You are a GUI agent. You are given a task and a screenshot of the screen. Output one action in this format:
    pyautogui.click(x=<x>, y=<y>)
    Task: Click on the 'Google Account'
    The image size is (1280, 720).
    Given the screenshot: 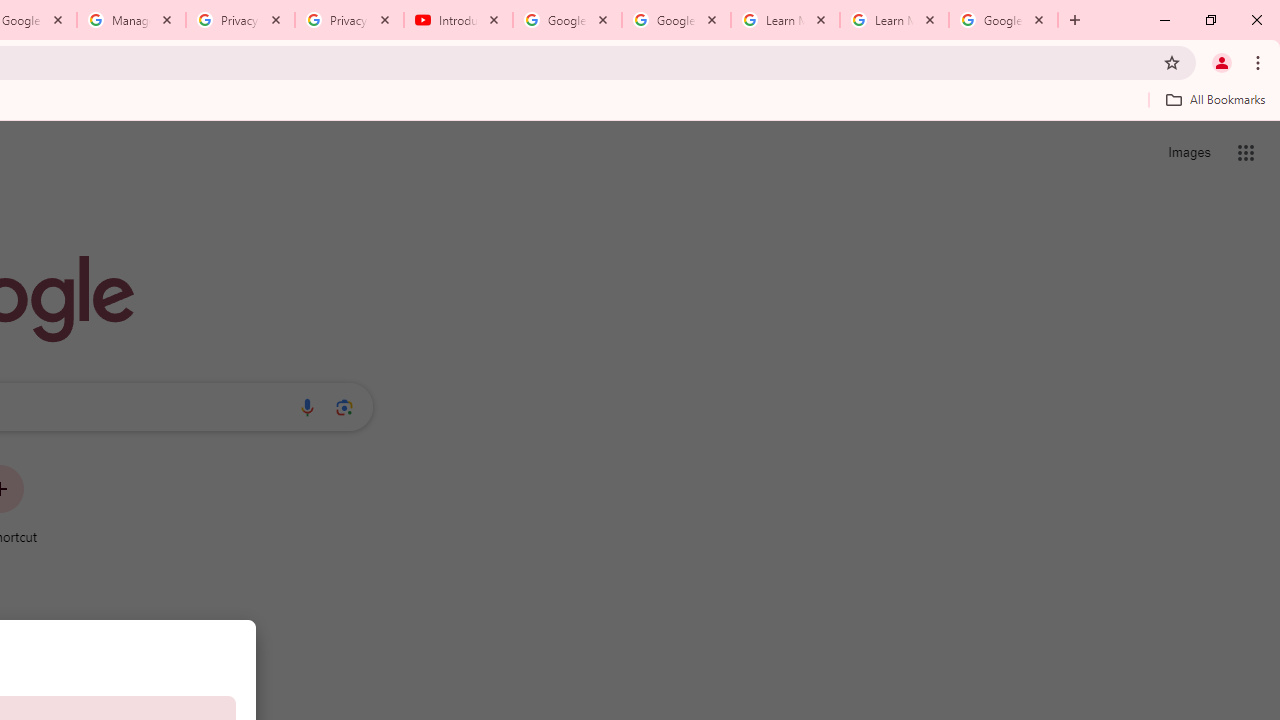 What is the action you would take?
    pyautogui.click(x=1003, y=20)
    